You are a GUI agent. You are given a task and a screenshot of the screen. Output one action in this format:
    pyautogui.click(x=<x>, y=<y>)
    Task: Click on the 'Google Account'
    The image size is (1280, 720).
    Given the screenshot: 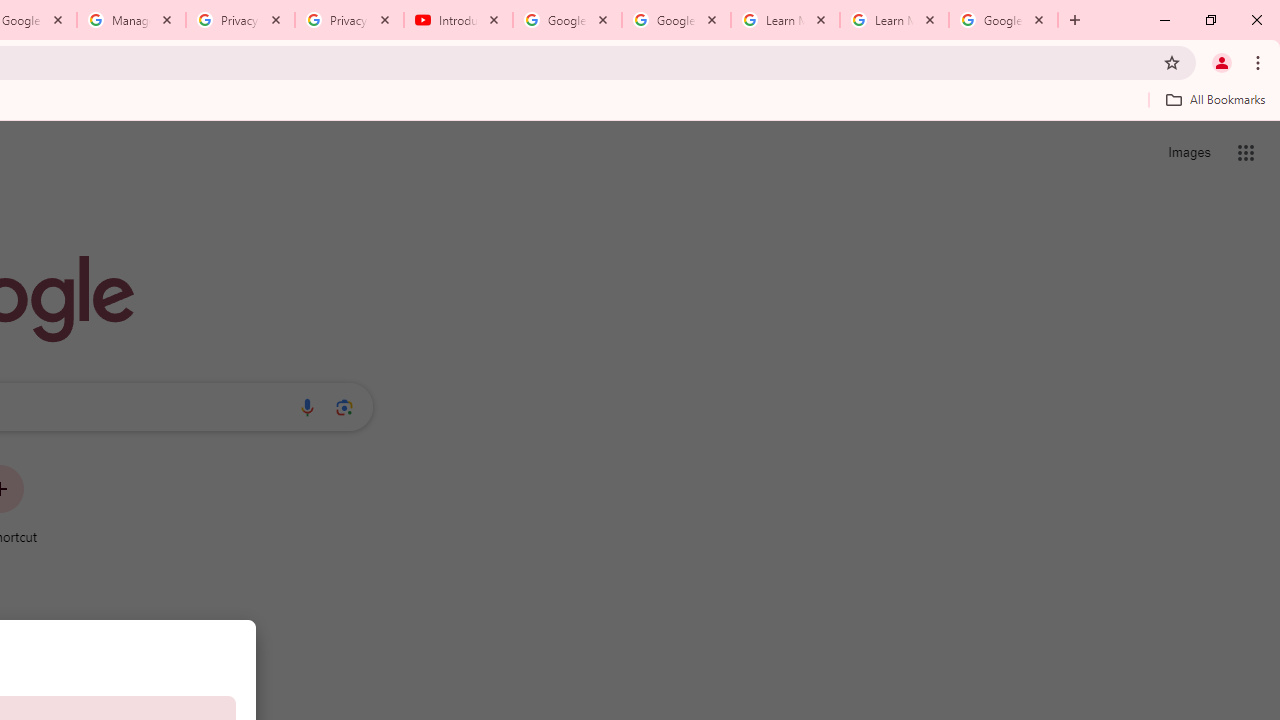 What is the action you would take?
    pyautogui.click(x=1003, y=20)
    